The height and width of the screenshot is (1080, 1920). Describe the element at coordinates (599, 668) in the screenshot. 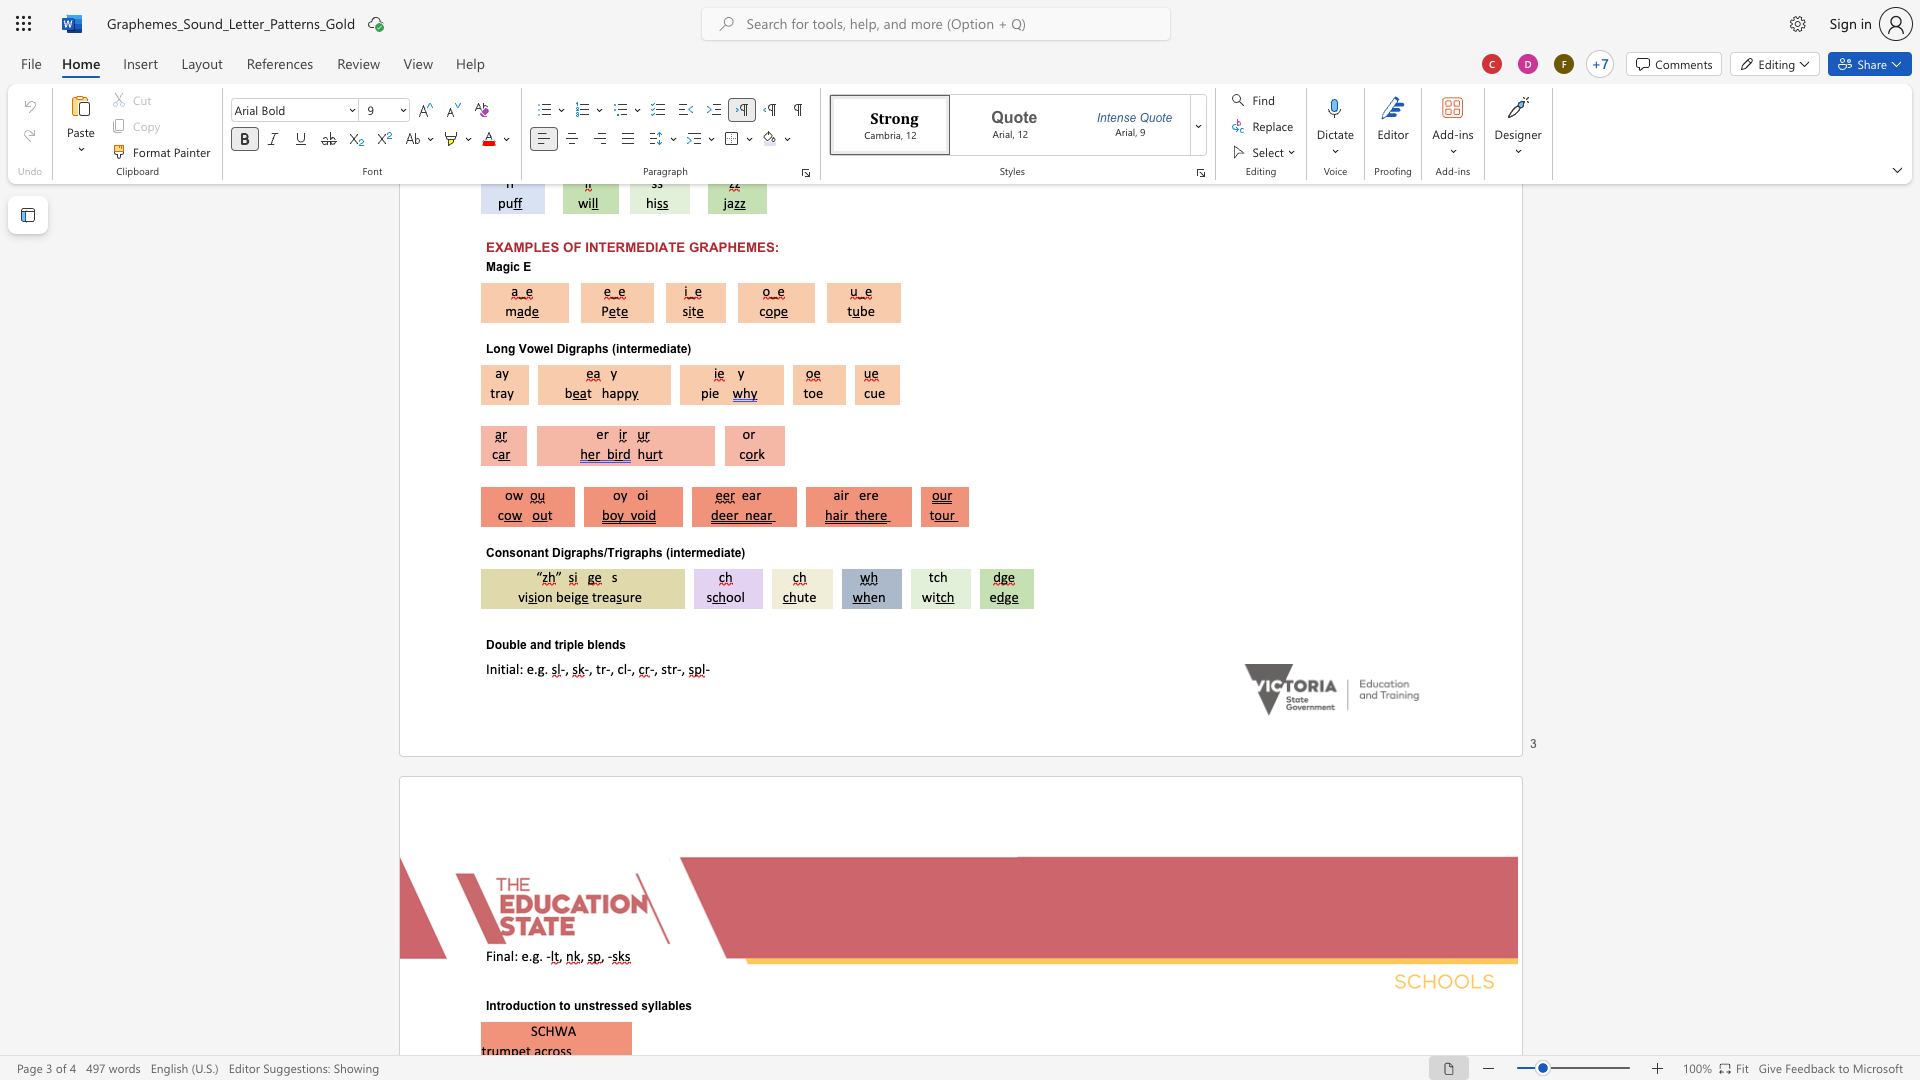

I see `the space between the continuous character "t" and "r" in the text` at that location.